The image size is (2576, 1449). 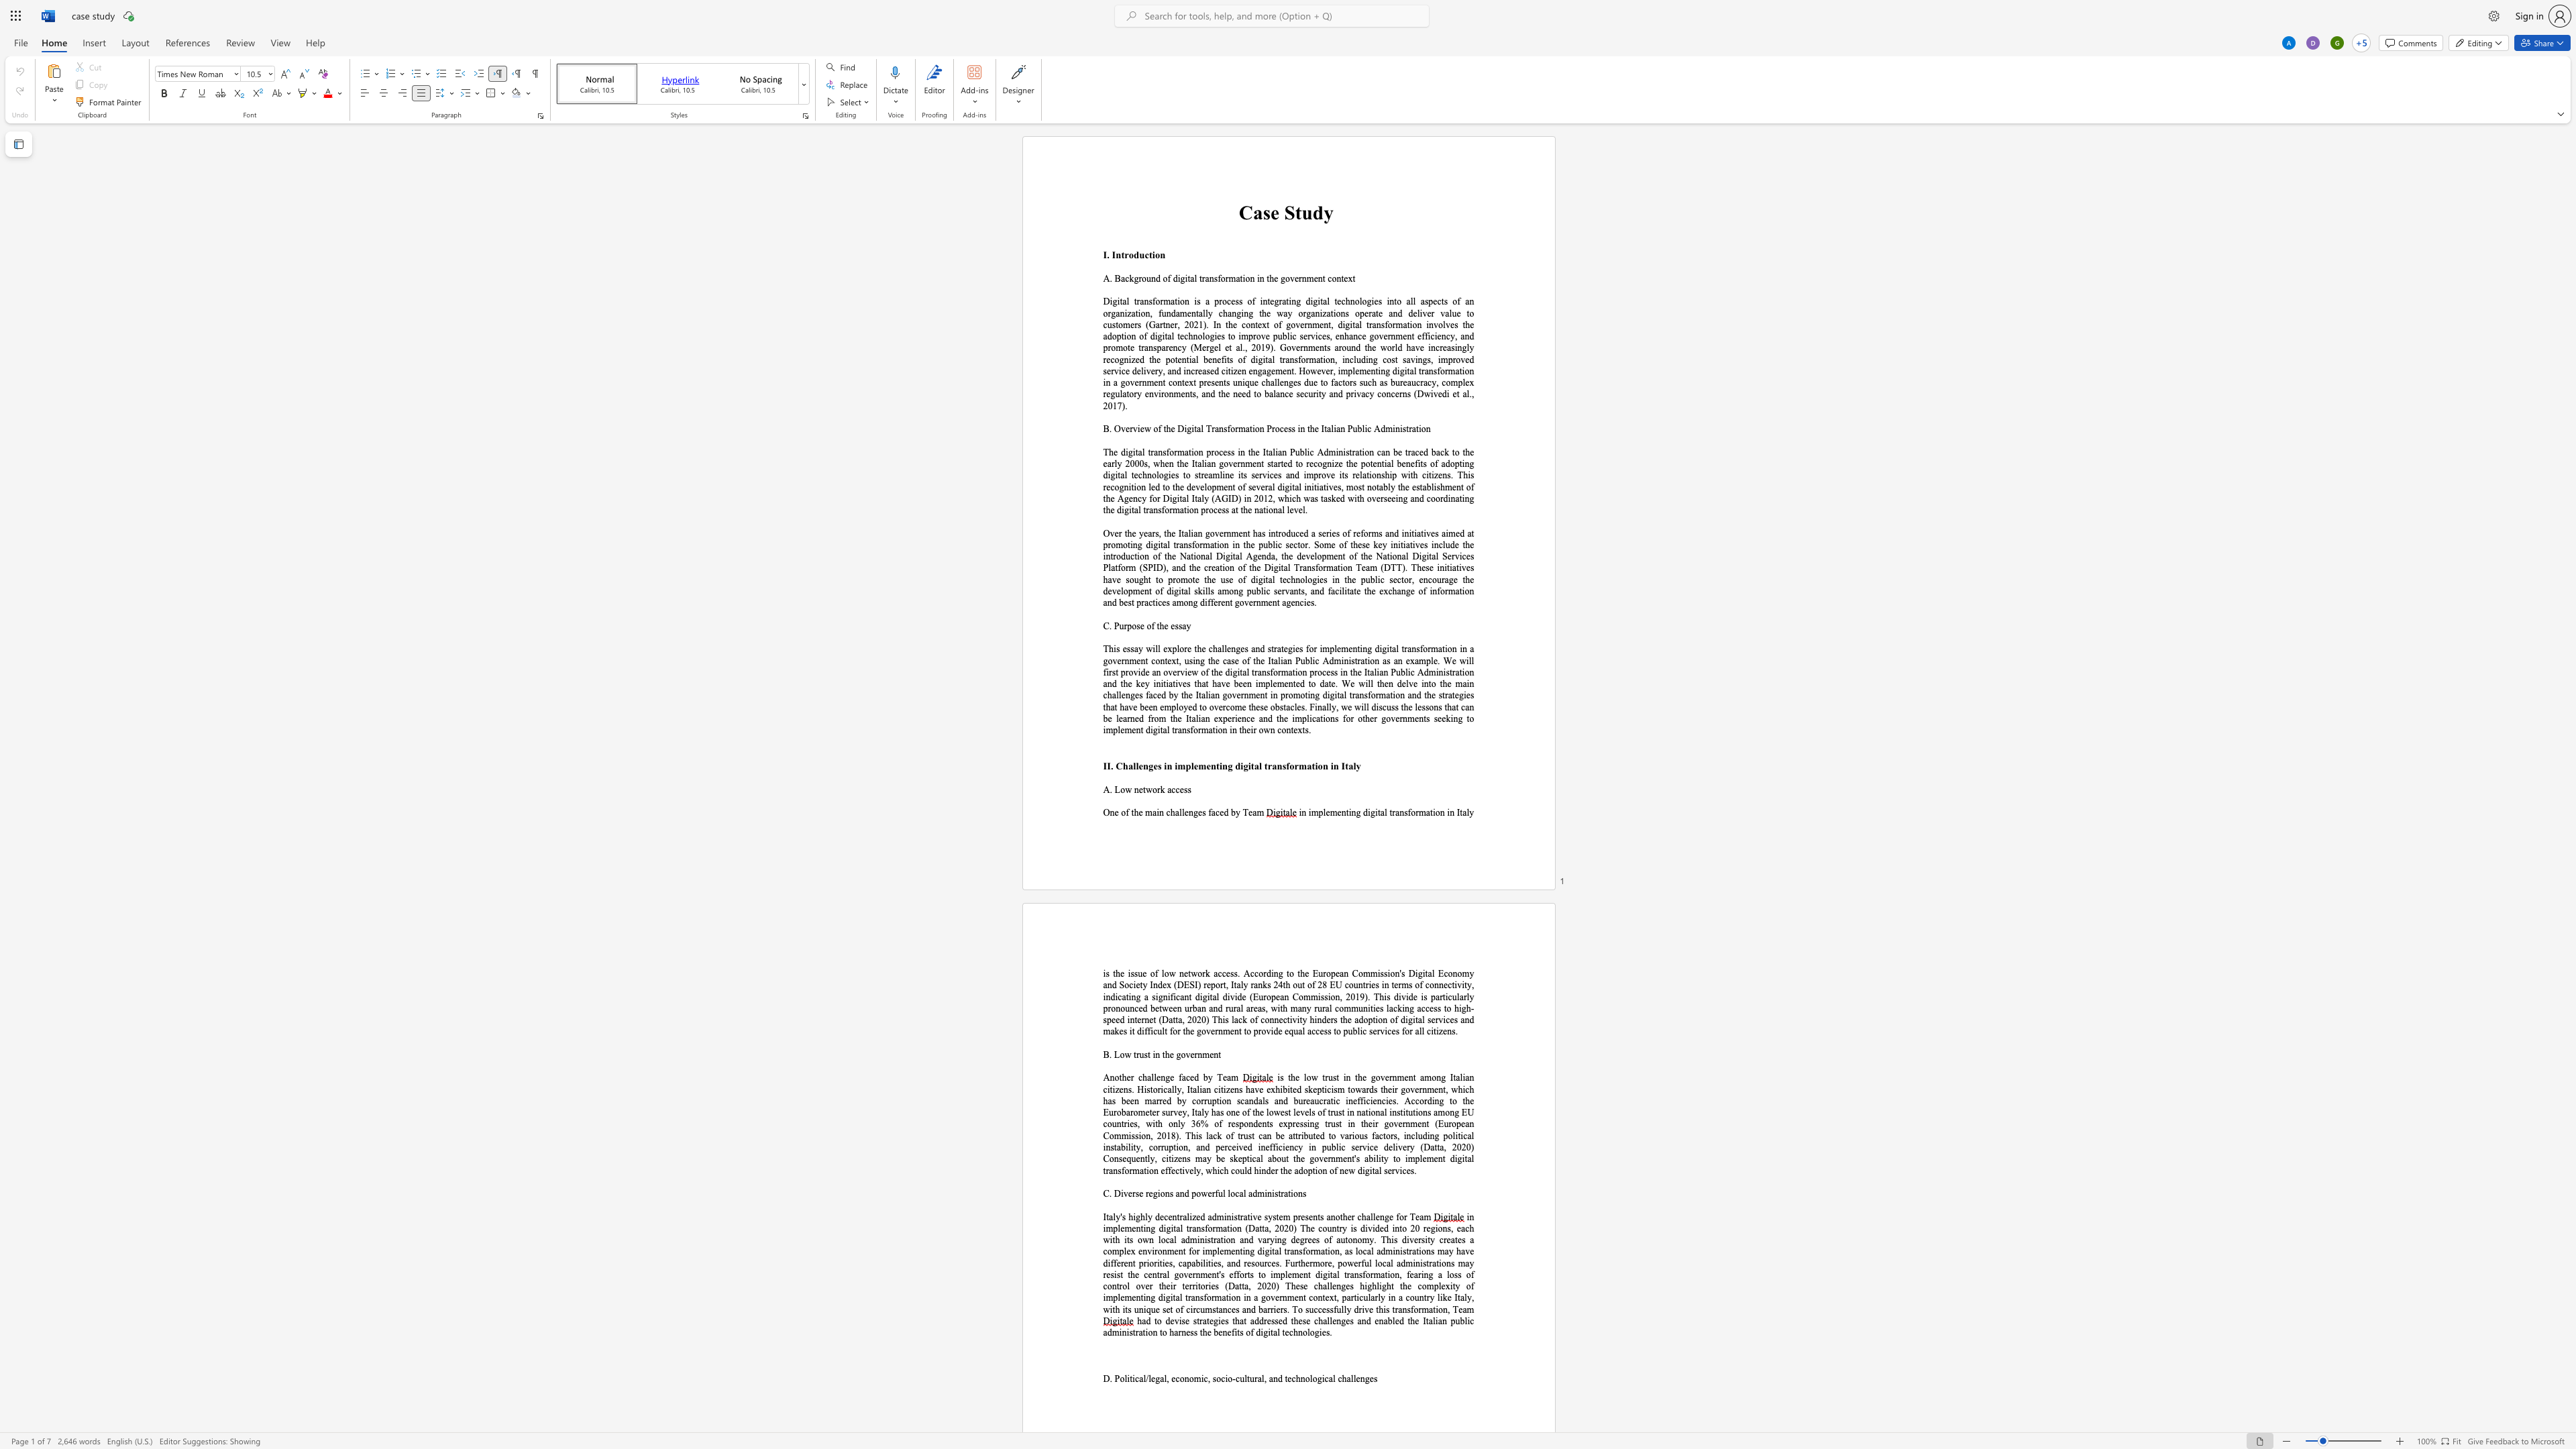 What do you see at coordinates (1453, 1273) in the screenshot?
I see `the space between the continuous character "o" and "s" in the text` at bounding box center [1453, 1273].